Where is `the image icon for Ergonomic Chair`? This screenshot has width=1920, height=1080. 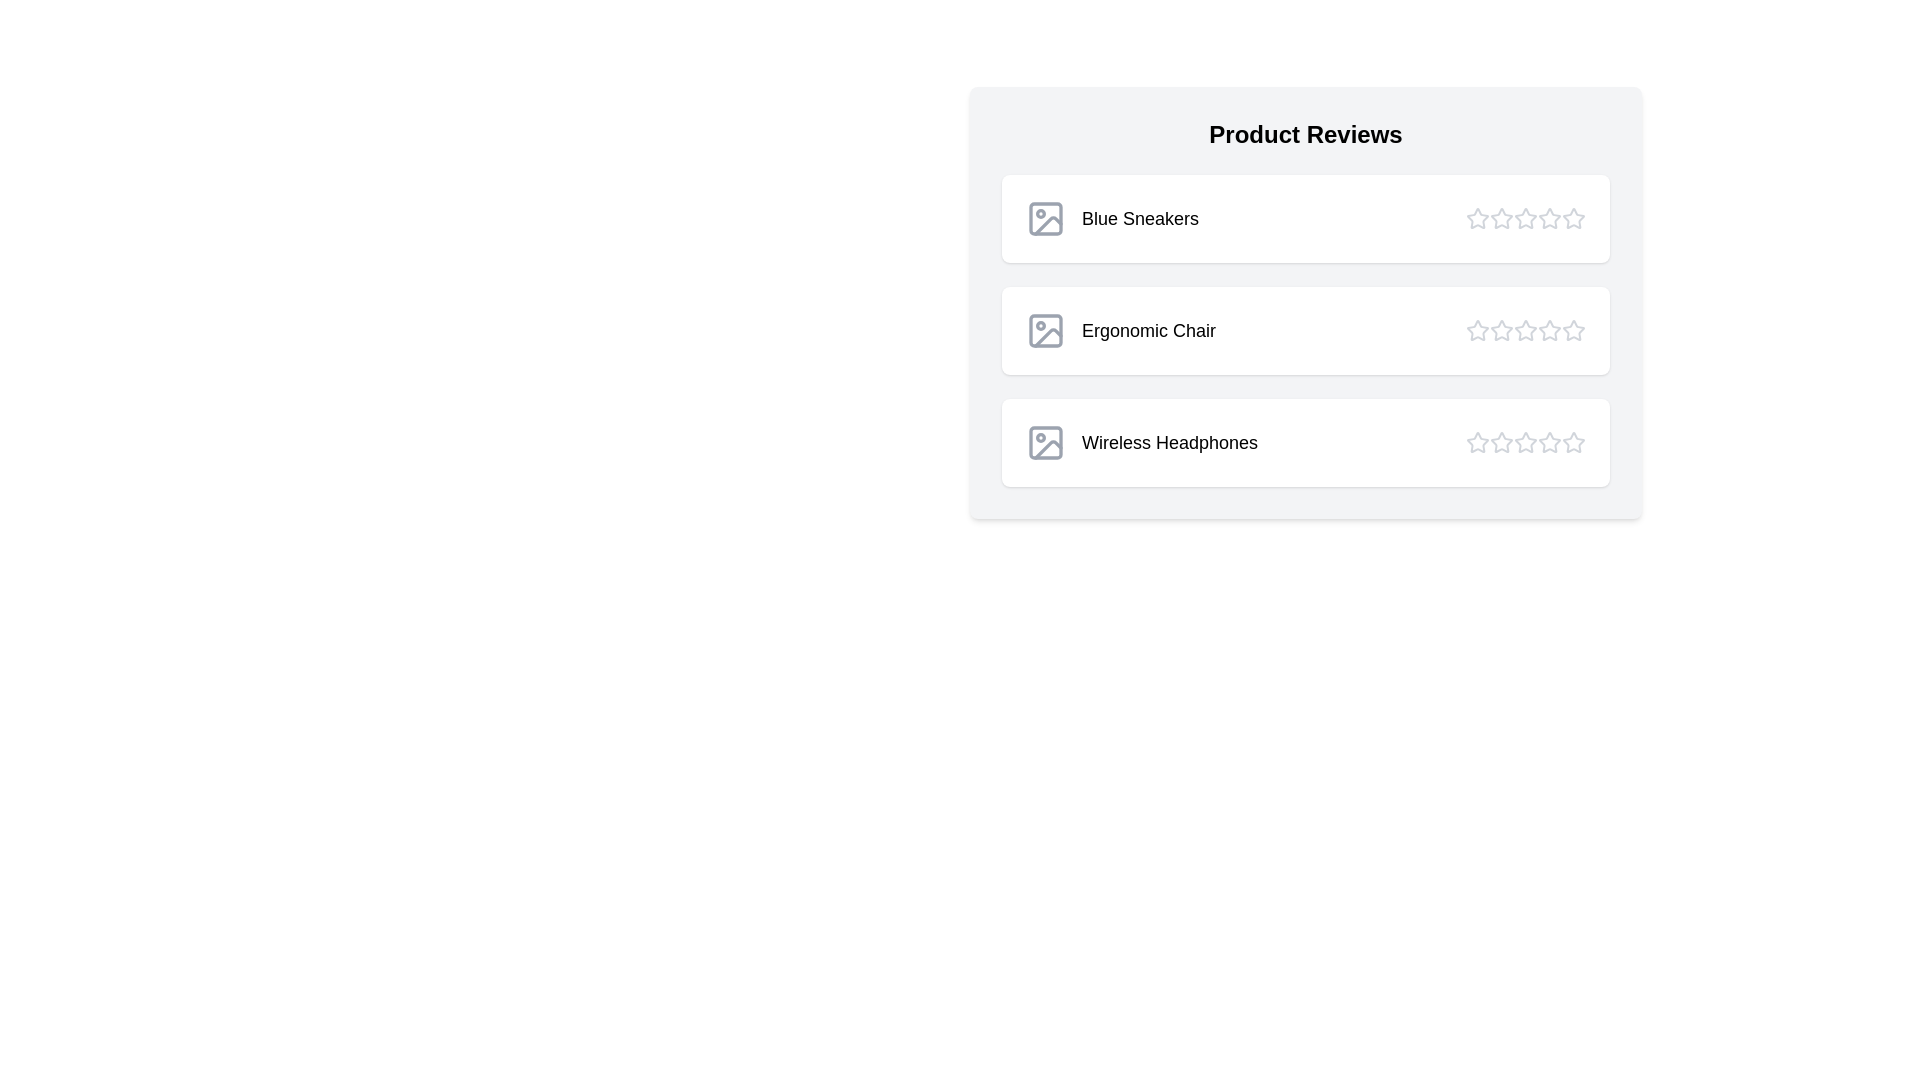
the image icon for Ergonomic Chair is located at coordinates (1045, 330).